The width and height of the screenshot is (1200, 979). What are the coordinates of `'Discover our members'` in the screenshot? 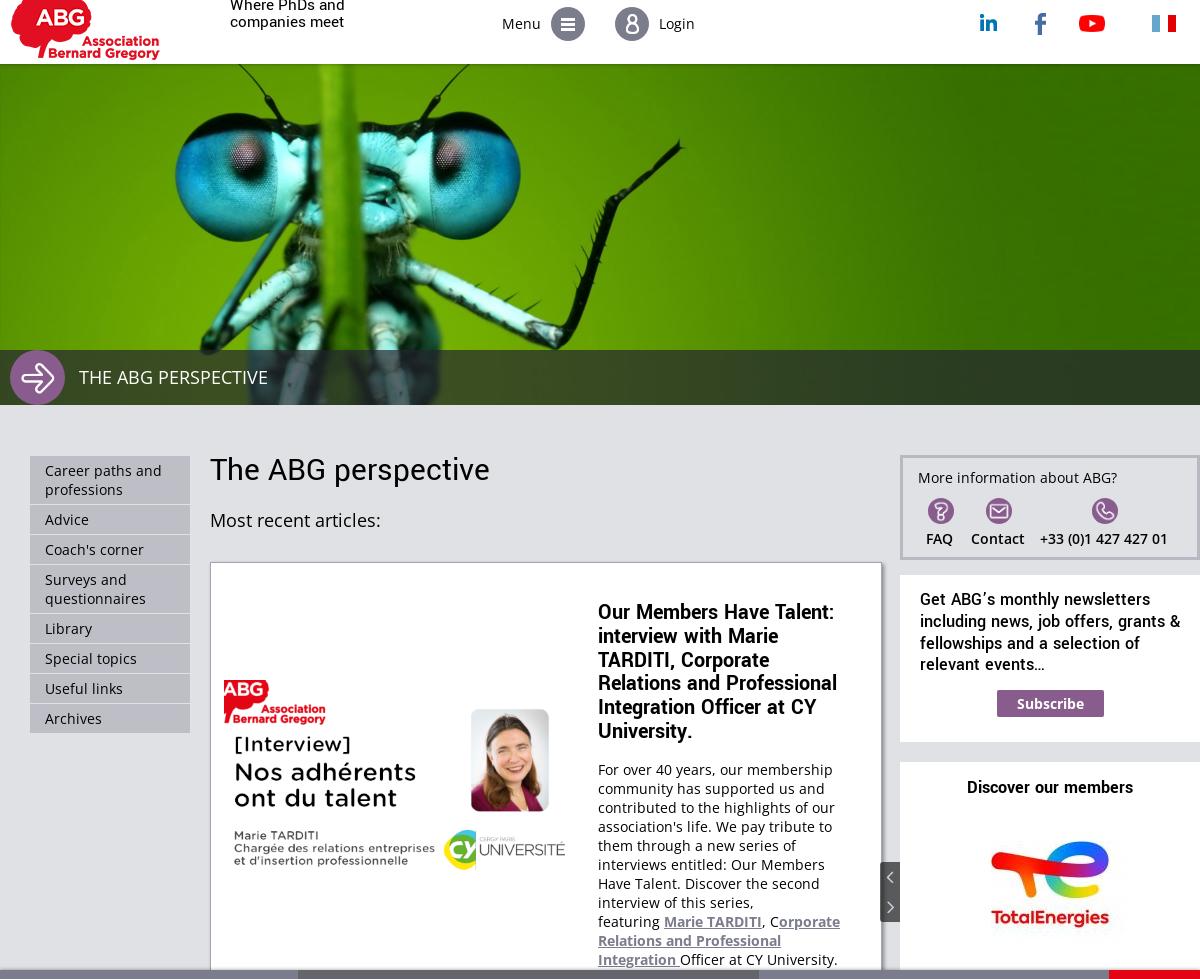 It's located at (1050, 786).